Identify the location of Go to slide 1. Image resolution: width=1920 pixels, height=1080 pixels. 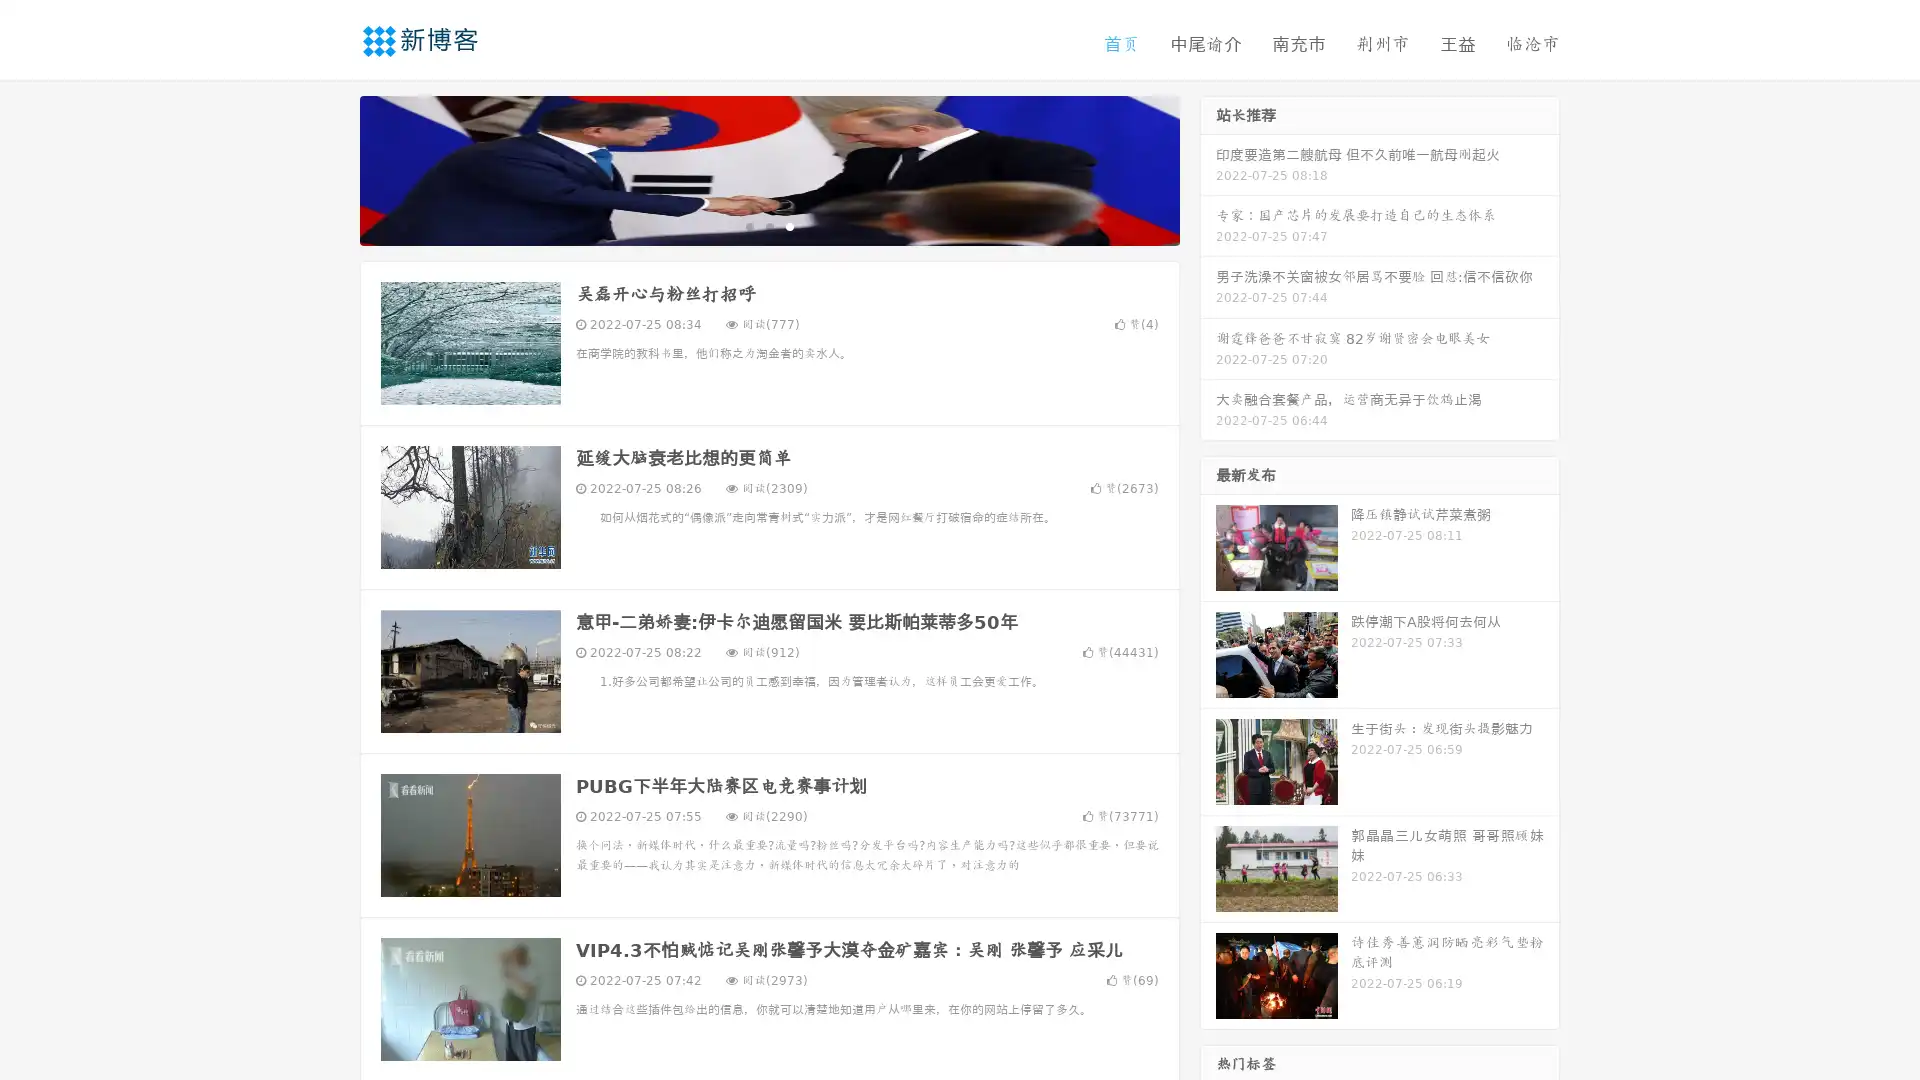
(748, 225).